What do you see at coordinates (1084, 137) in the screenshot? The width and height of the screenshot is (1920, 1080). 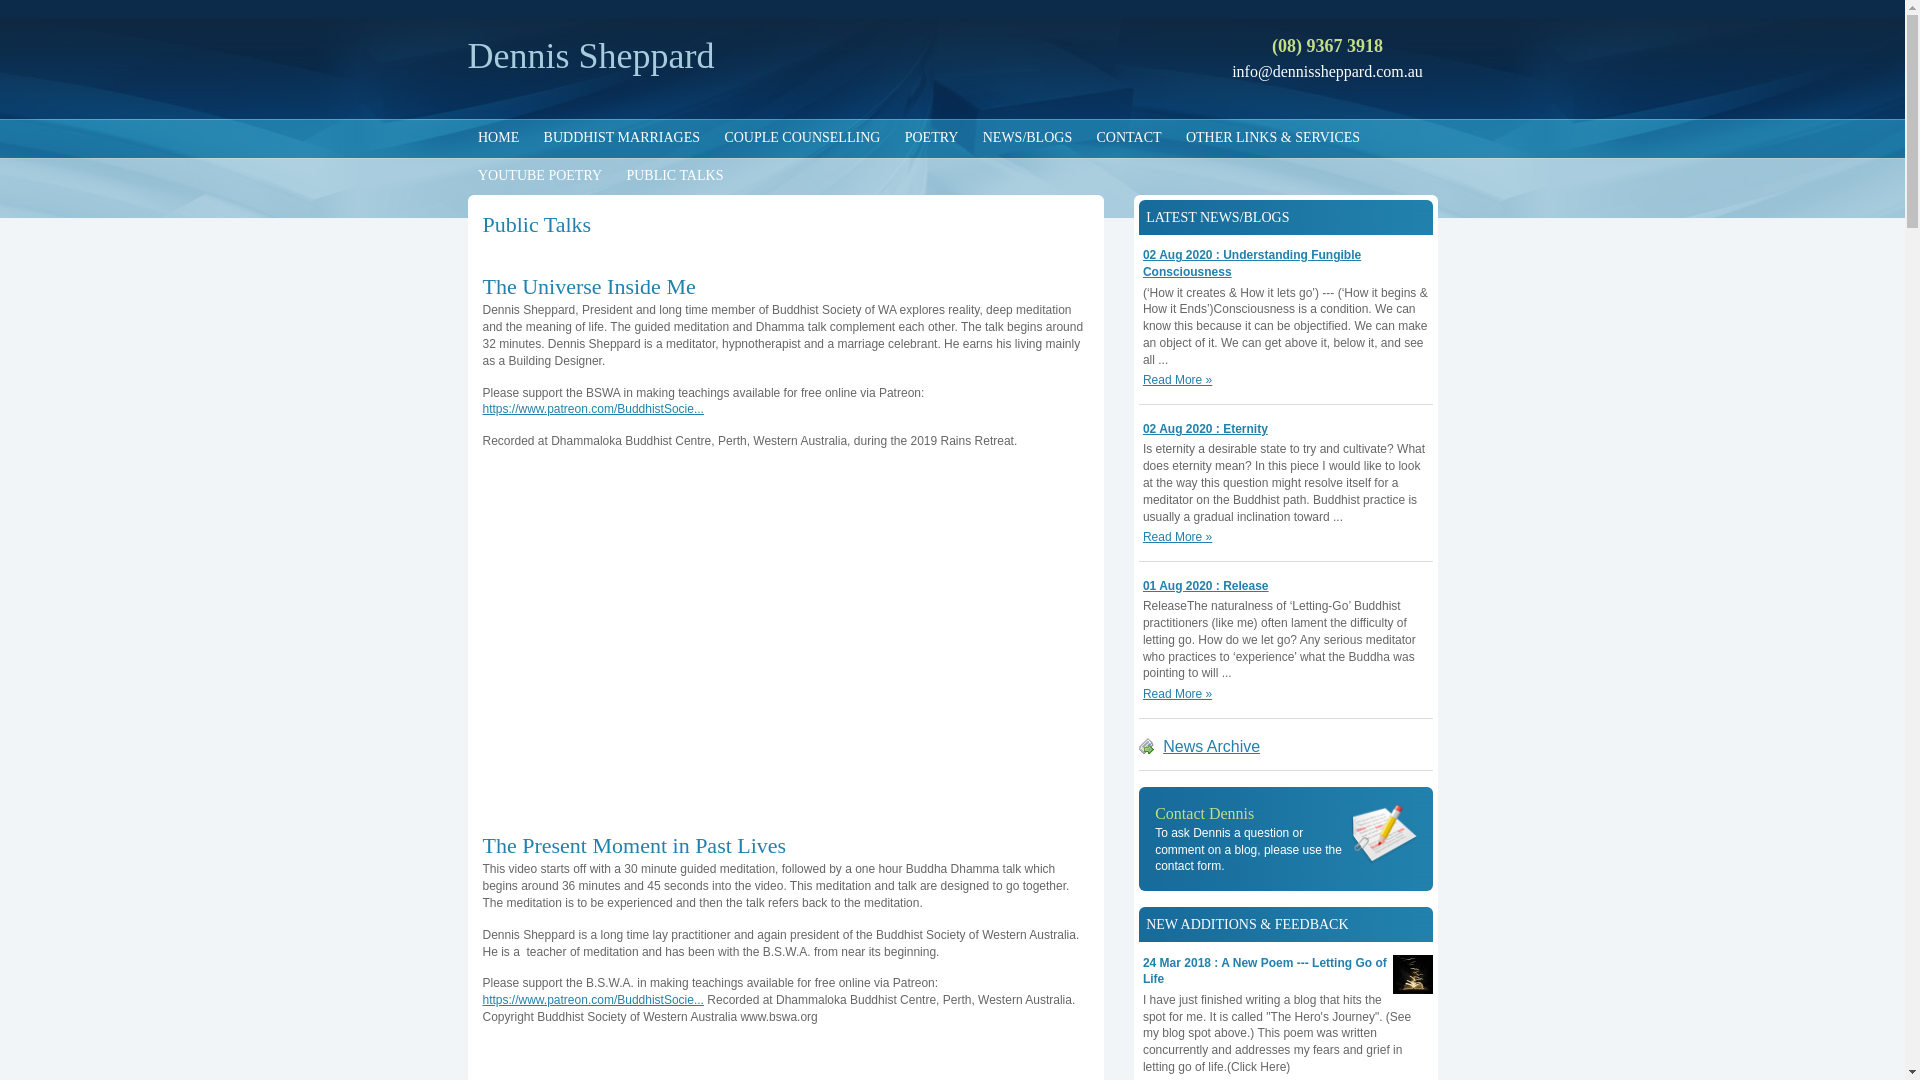 I see `'CONTACT'` at bounding box center [1084, 137].